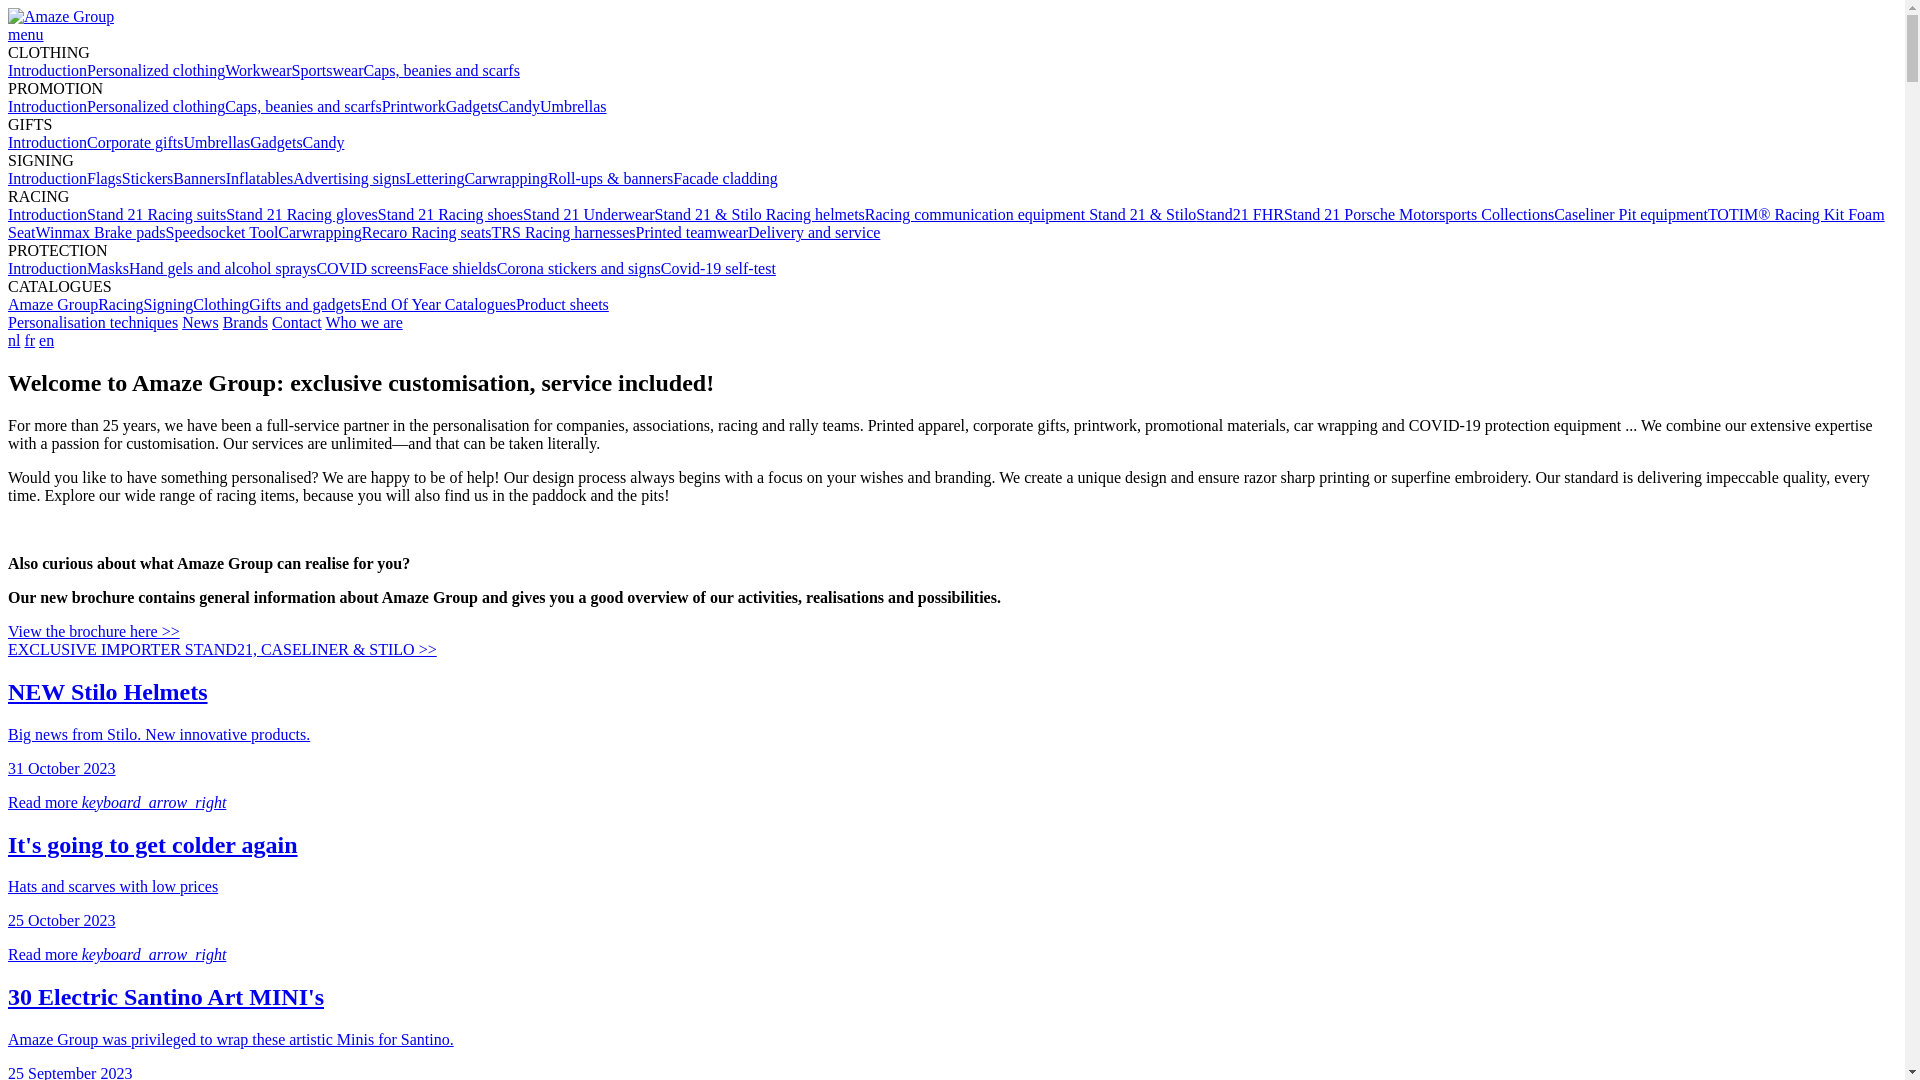 This screenshot has width=1920, height=1080. What do you see at coordinates (147, 177) in the screenshot?
I see `'Stickers'` at bounding box center [147, 177].